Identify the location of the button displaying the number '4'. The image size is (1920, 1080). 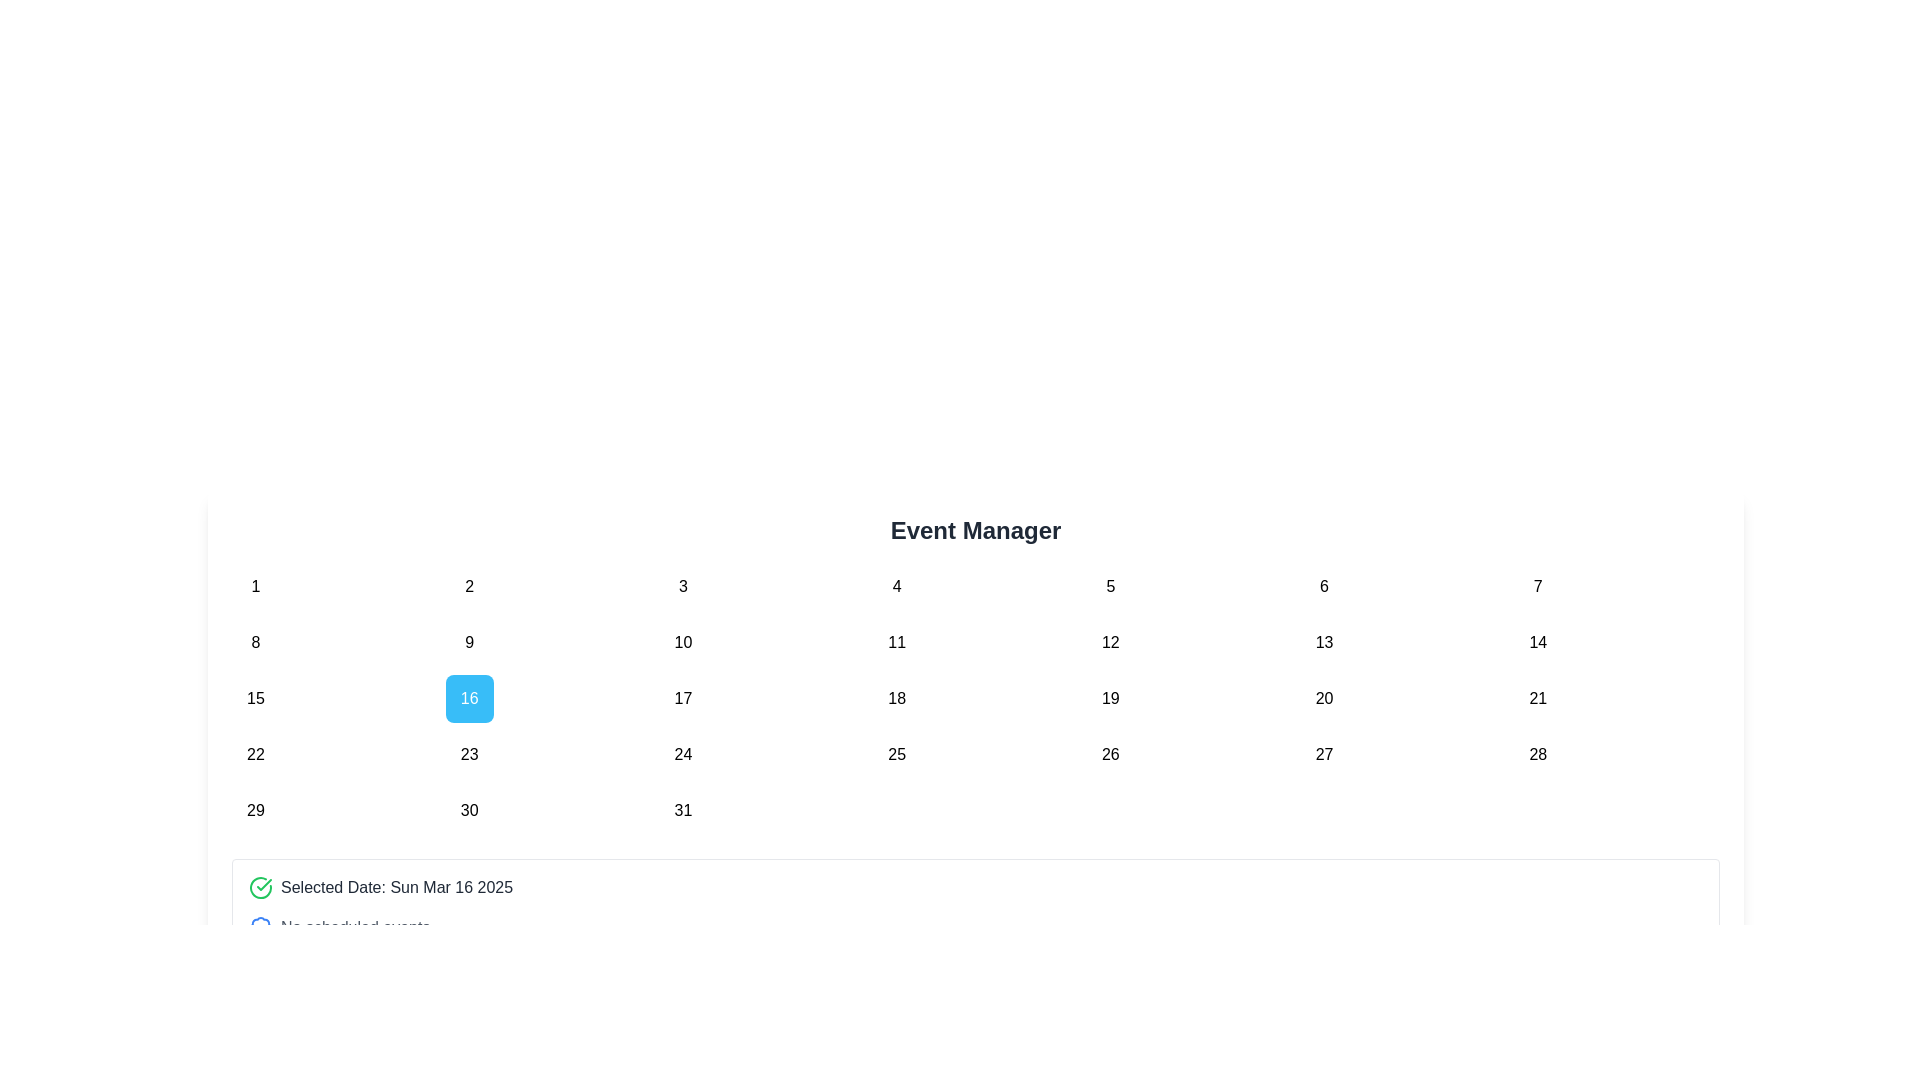
(896, 585).